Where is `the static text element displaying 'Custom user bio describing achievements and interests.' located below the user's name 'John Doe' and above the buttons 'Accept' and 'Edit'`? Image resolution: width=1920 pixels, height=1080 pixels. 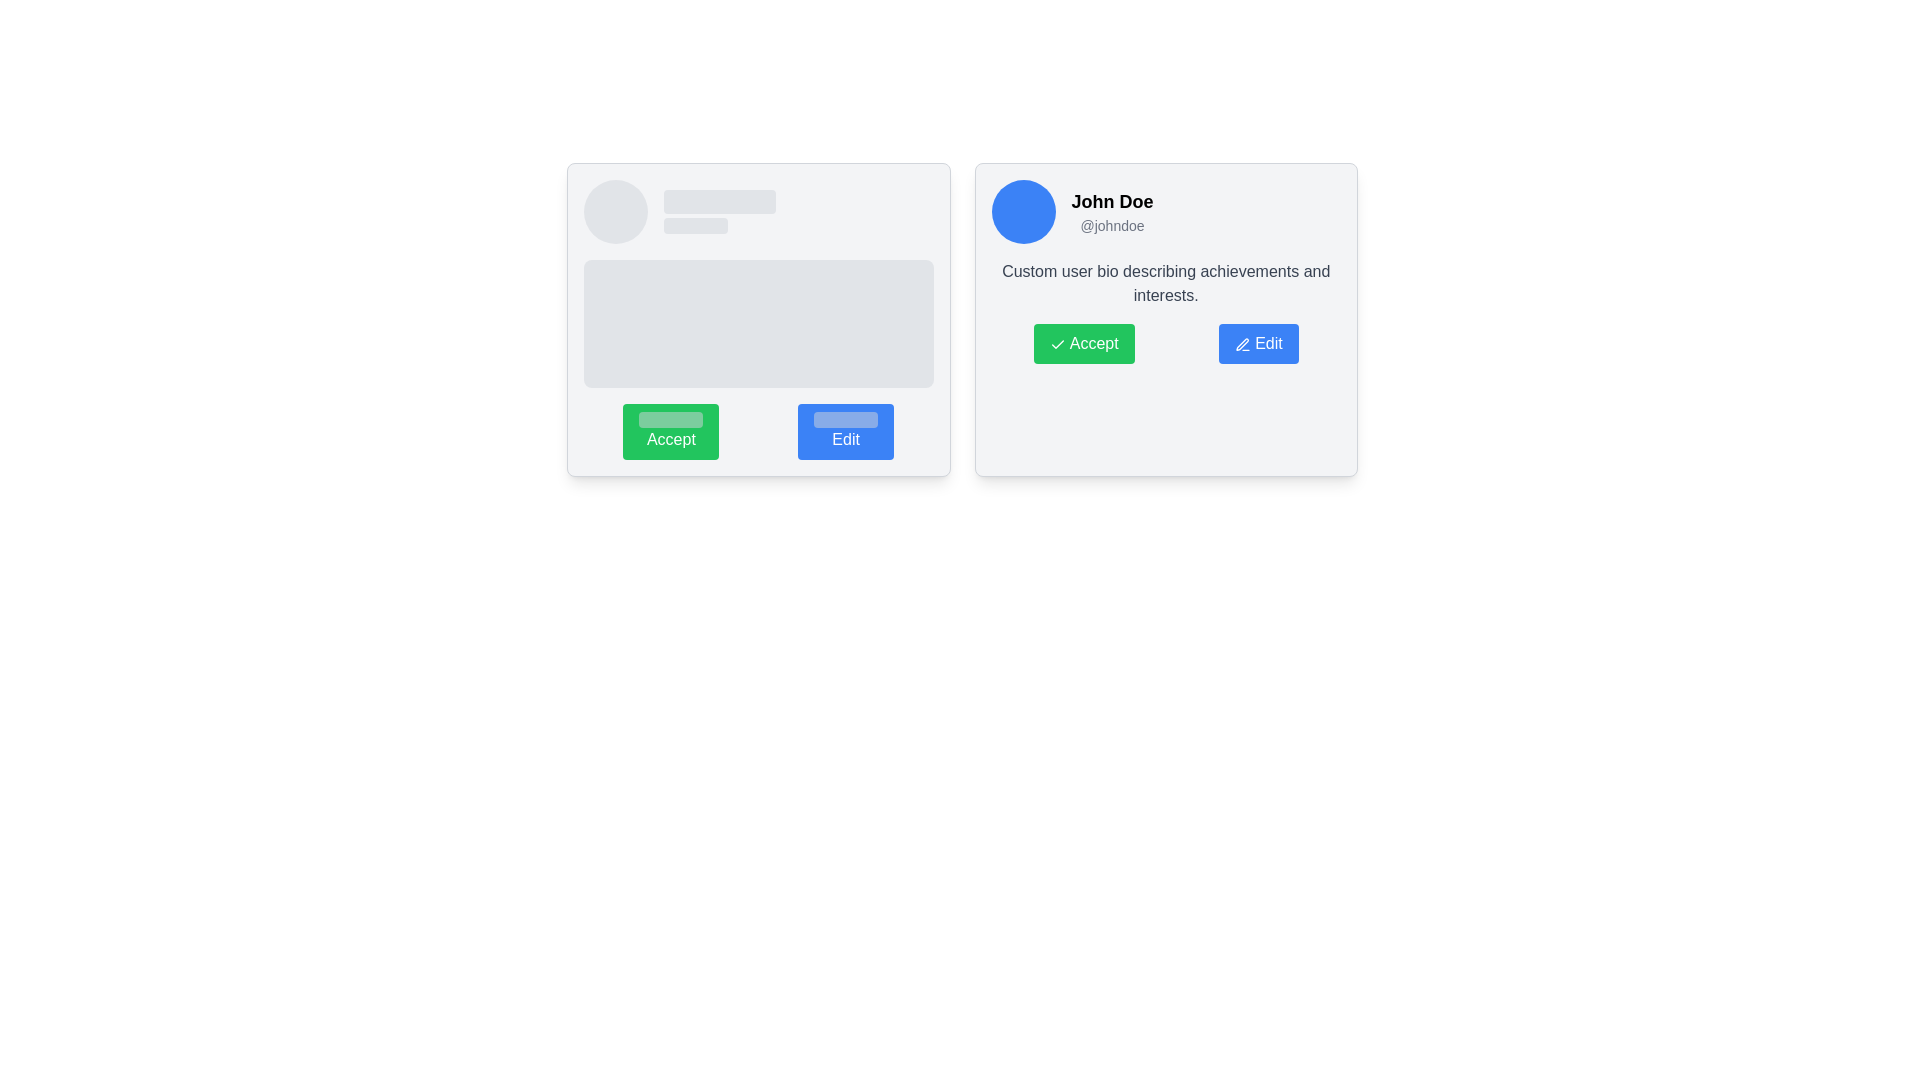
the static text element displaying 'Custom user bio describing achievements and interests.' located below the user's name 'John Doe' and above the buttons 'Accept' and 'Edit' is located at coordinates (1166, 284).